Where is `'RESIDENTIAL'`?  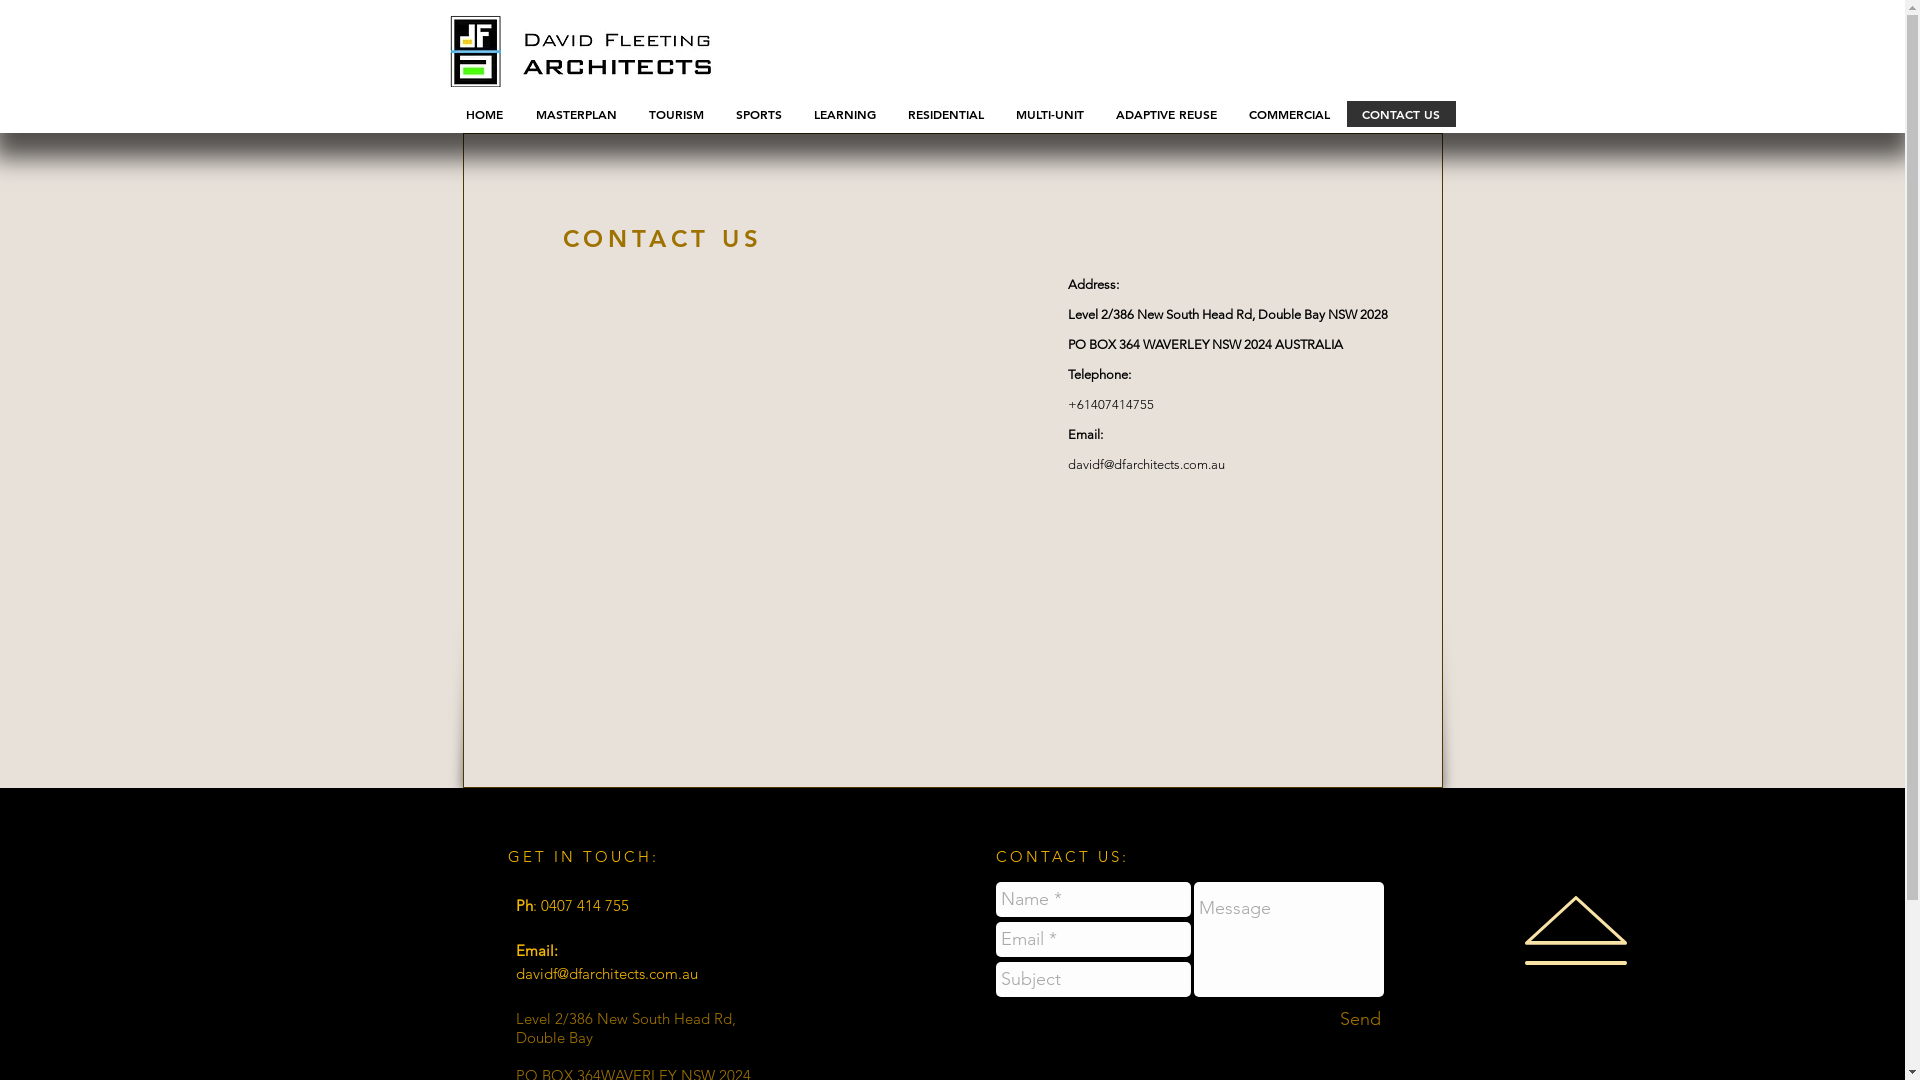 'RESIDENTIAL' is located at coordinates (944, 114).